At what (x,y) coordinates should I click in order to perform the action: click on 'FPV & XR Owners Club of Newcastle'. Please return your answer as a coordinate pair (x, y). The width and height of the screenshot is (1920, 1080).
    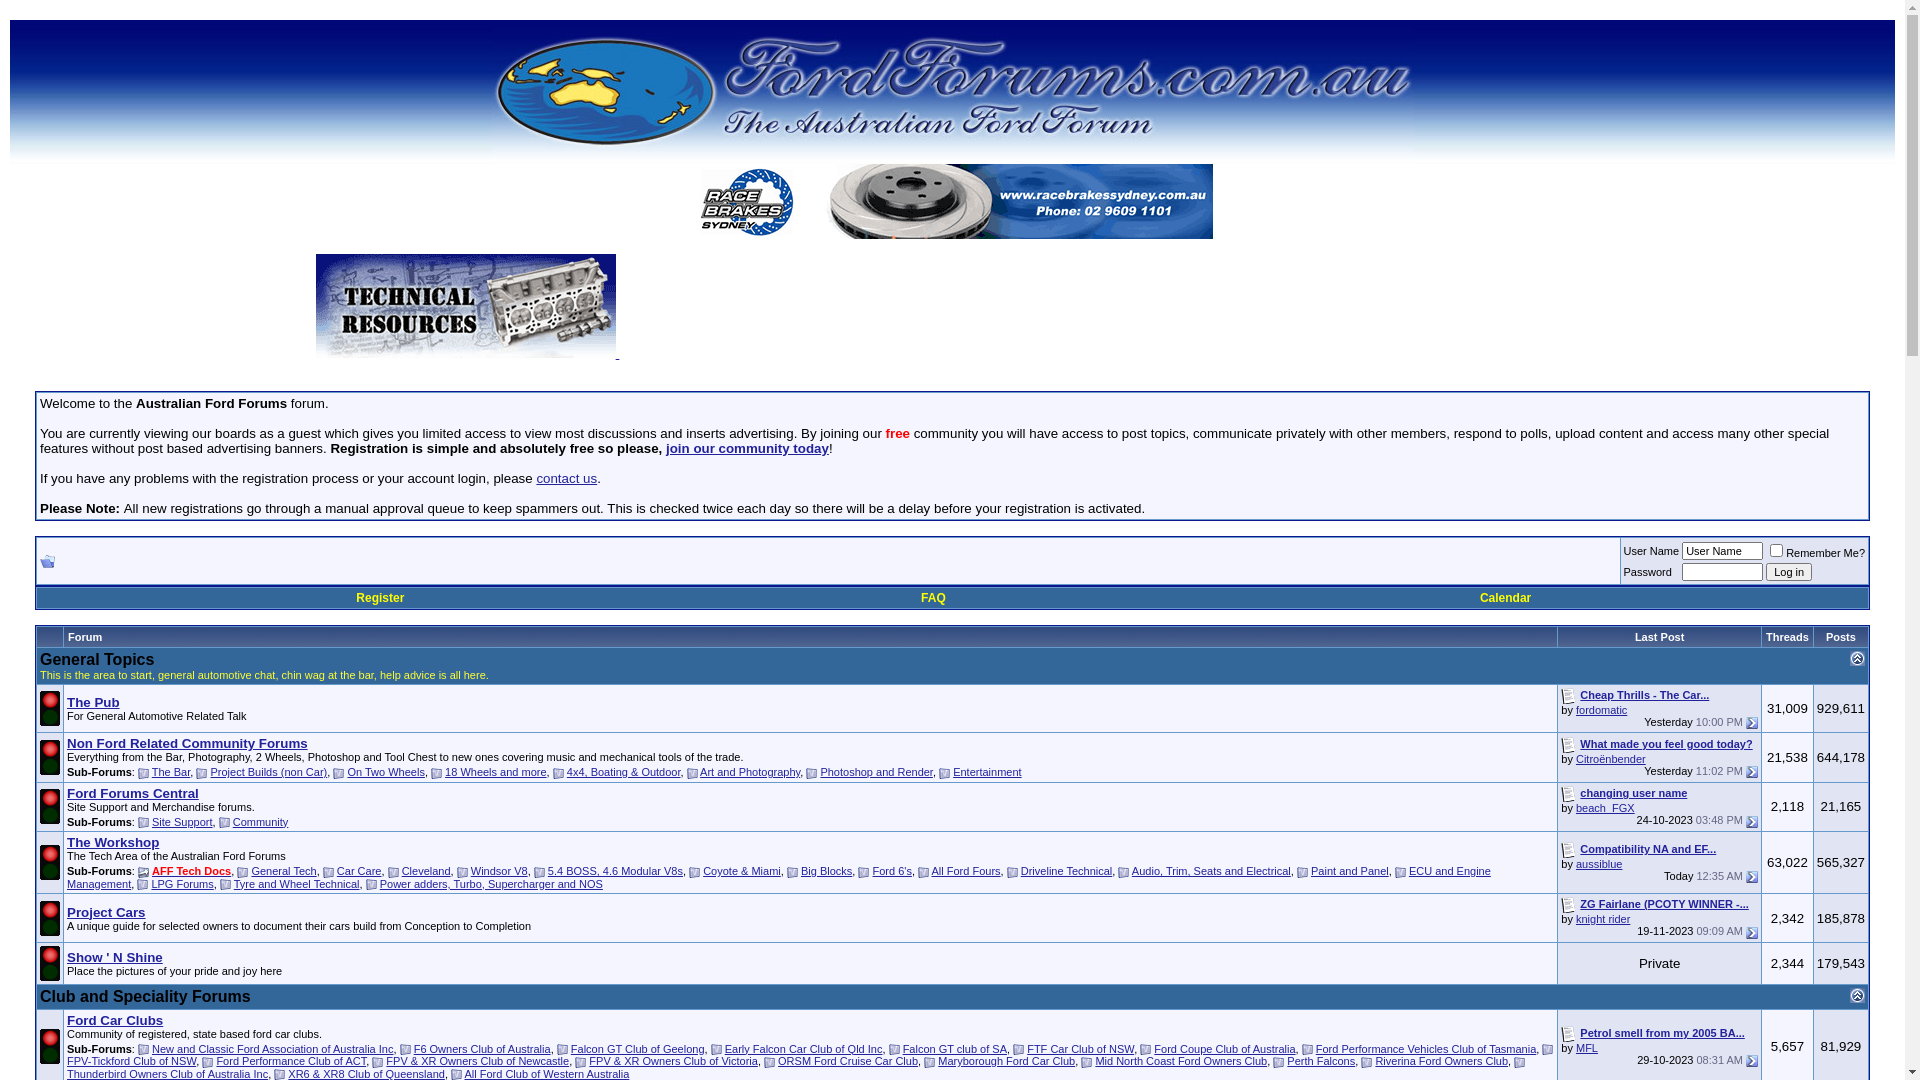
    Looking at the image, I should click on (476, 1059).